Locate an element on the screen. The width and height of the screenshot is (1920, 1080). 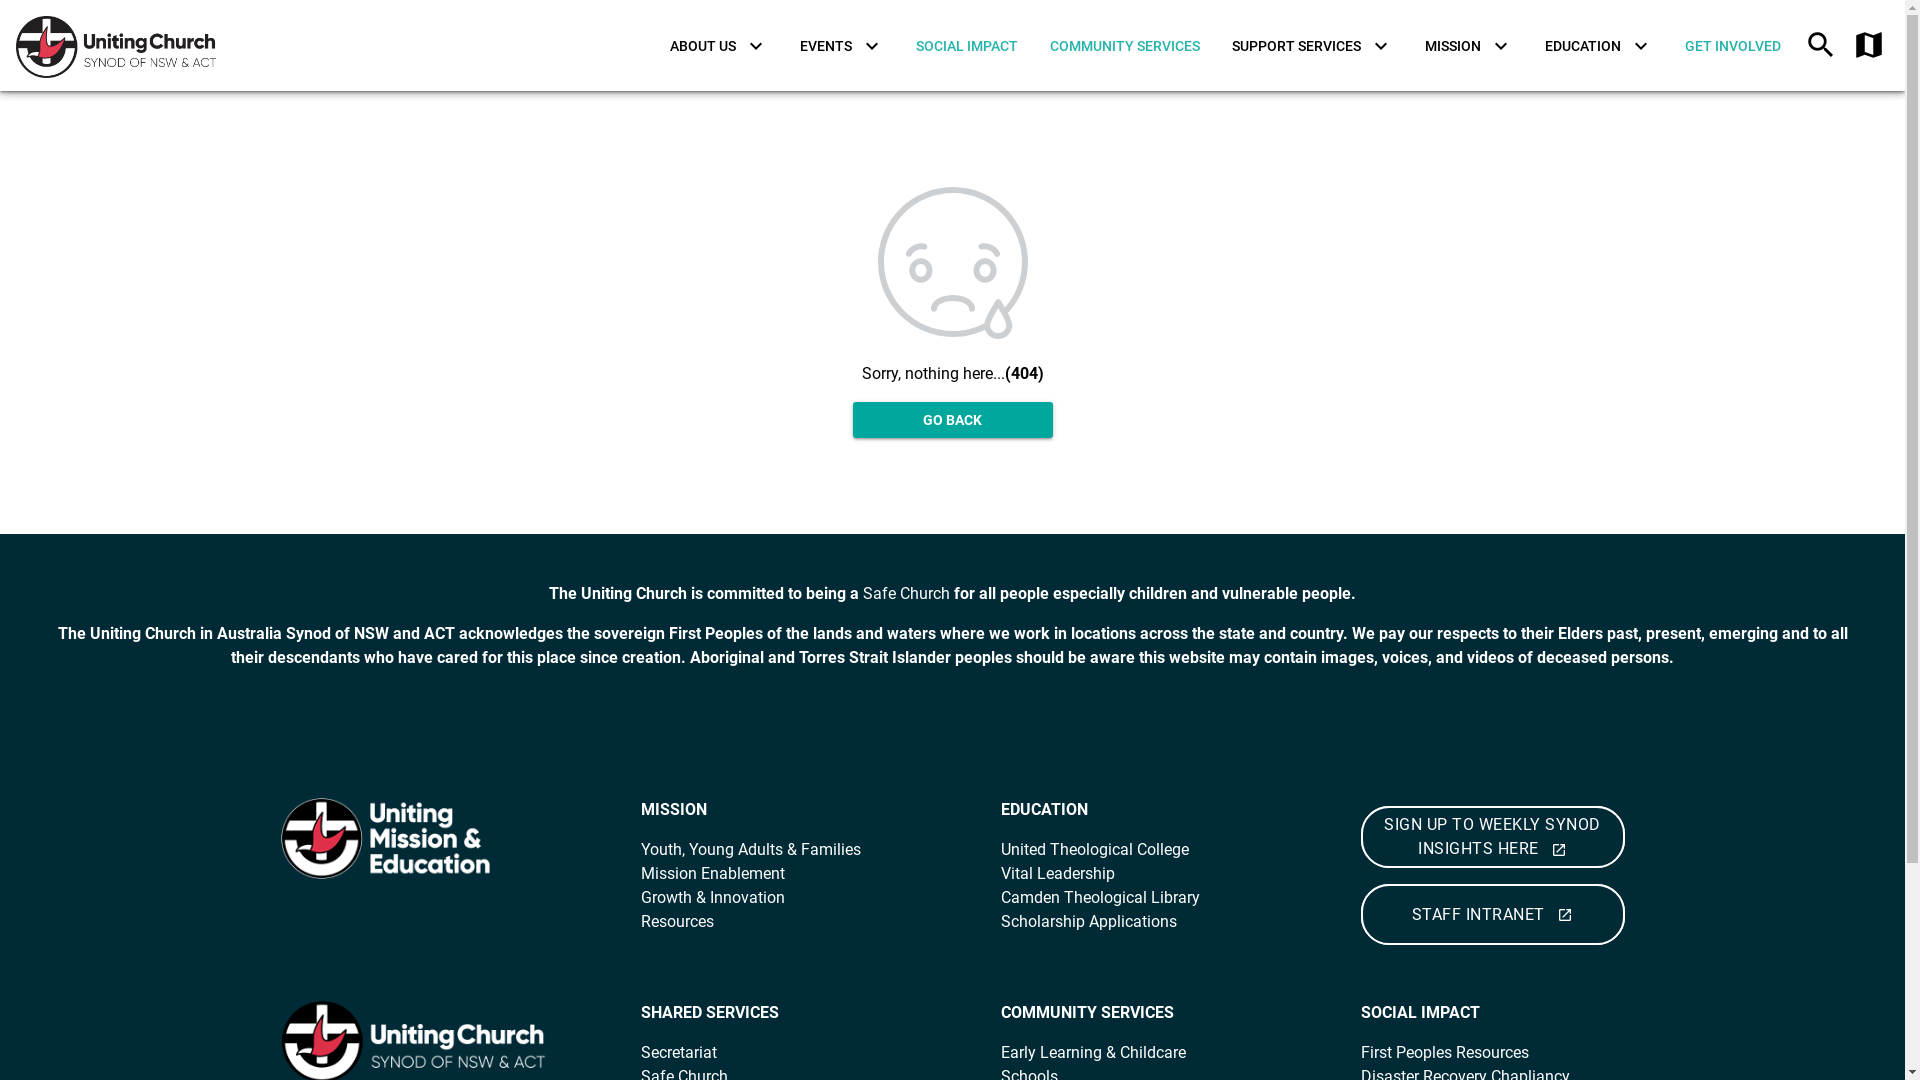
'search' is located at coordinates (1820, 45).